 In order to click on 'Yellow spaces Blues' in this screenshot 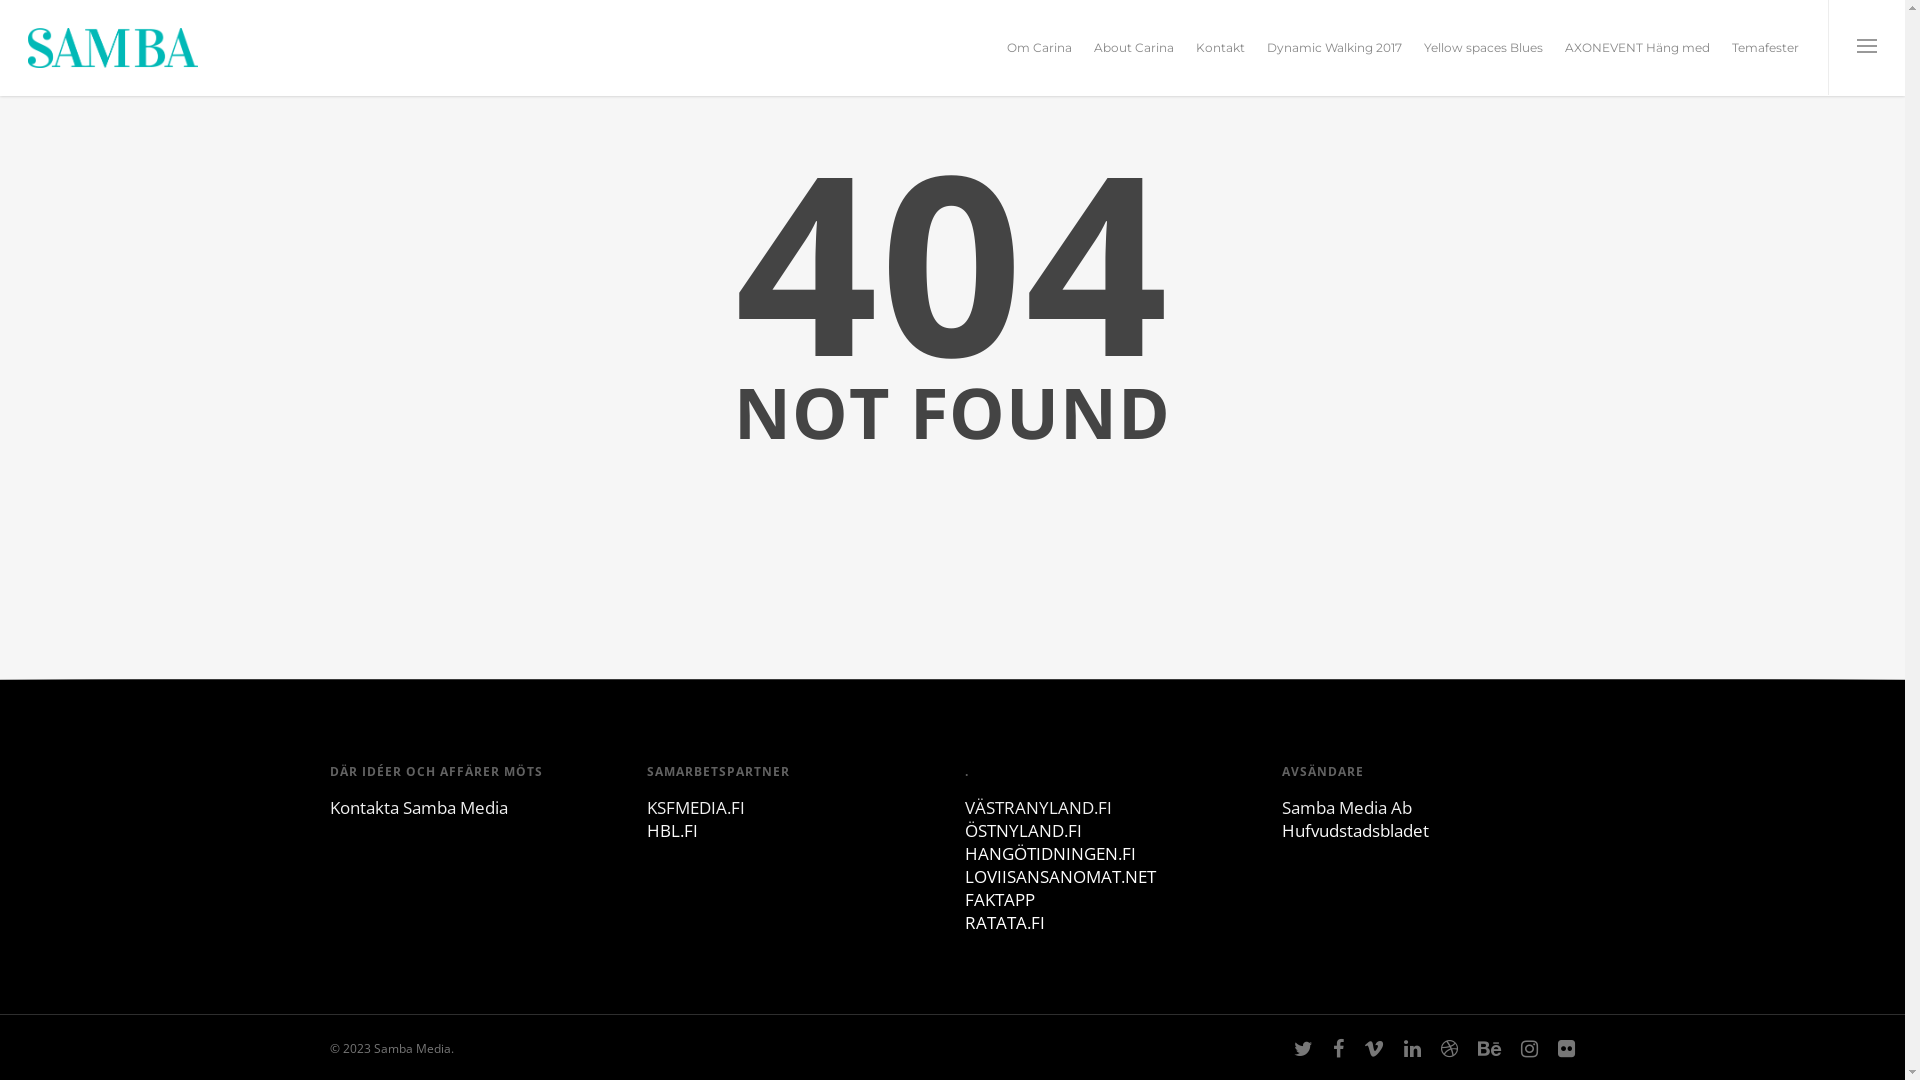, I will do `click(1483, 60)`.